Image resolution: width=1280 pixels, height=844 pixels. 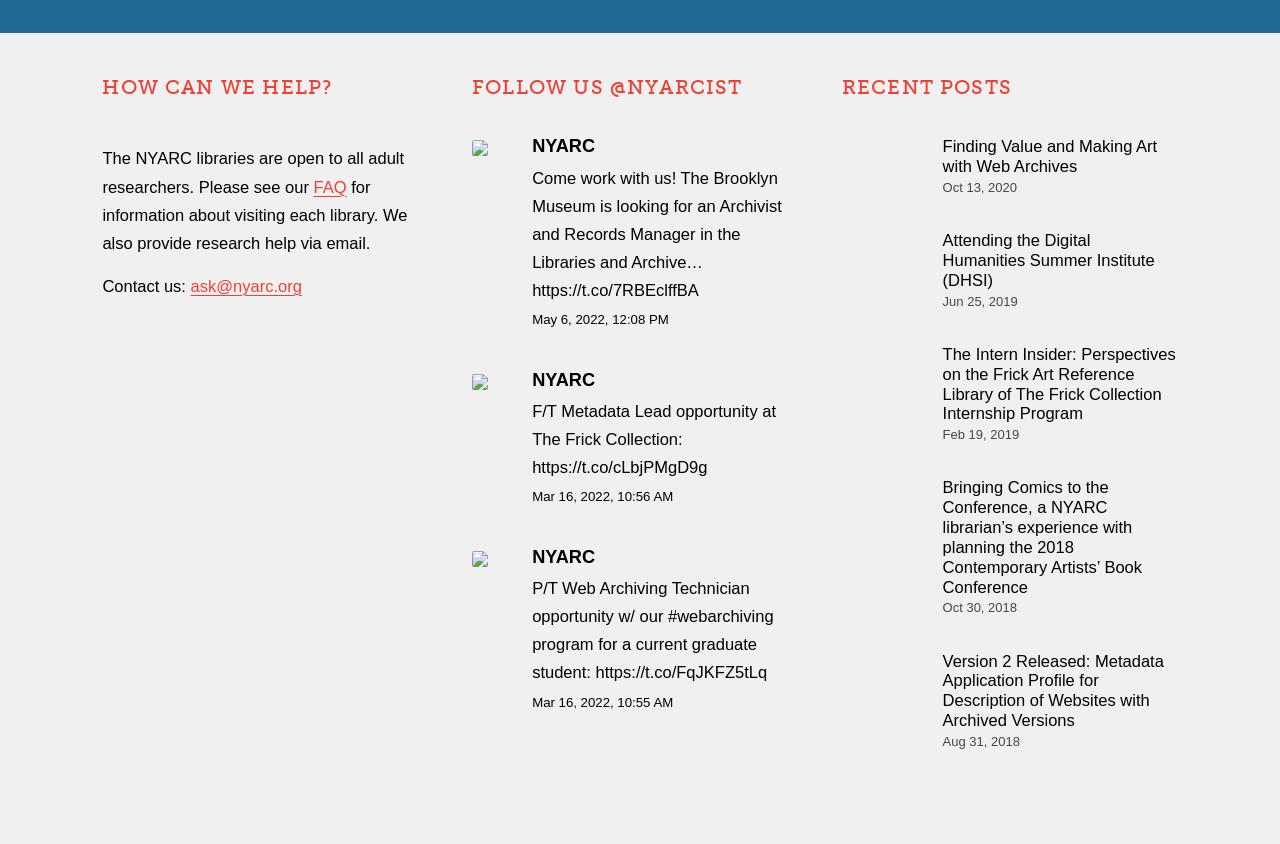 What do you see at coordinates (640, 602) in the screenshot?
I see `'P/T Web Archiving Technician opportunity w/ our'` at bounding box center [640, 602].